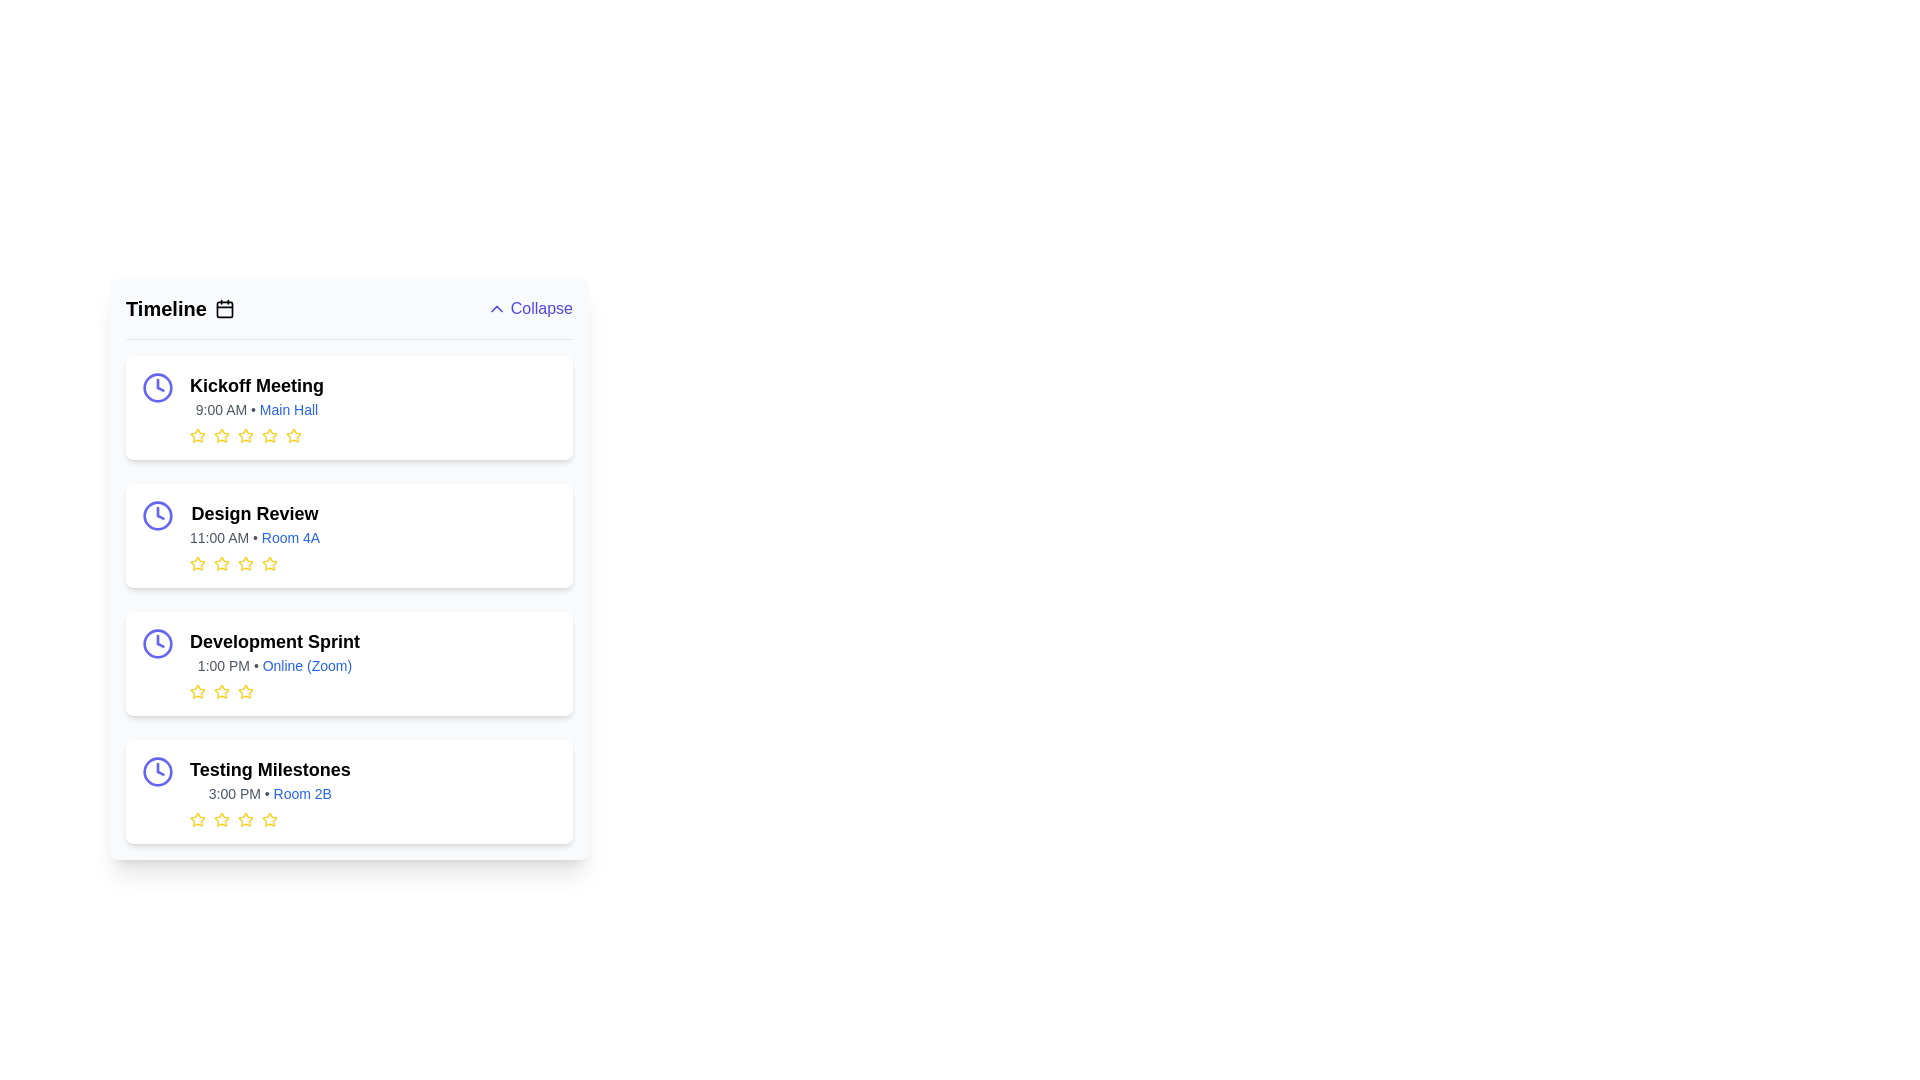  I want to click on the static text label displaying the location details 'Room 2B' for the event 'Testing Milestones' scheduled at 3:00 PM, so click(301, 793).